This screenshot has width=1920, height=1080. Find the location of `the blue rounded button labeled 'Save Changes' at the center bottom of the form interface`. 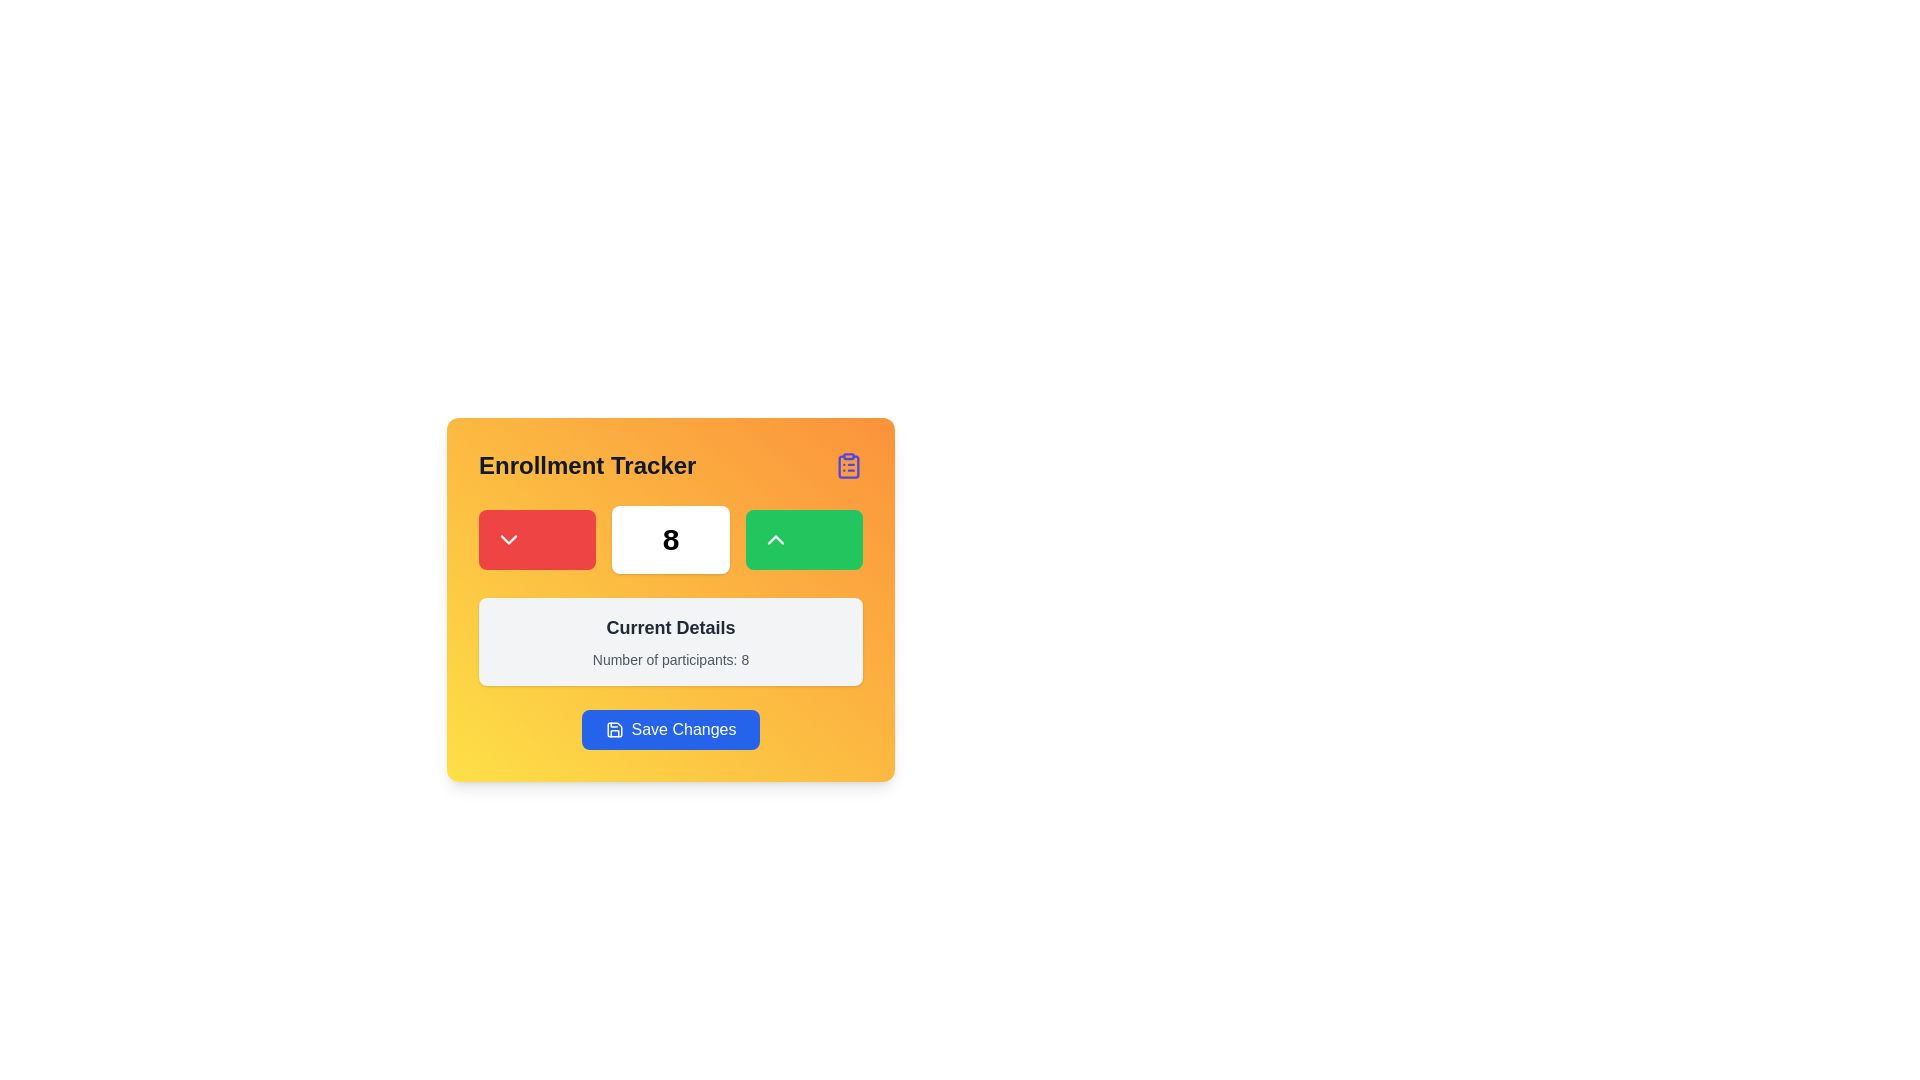

the blue rounded button labeled 'Save Changes' at the center bottom of the form interface is located at coordinates (671, 729).